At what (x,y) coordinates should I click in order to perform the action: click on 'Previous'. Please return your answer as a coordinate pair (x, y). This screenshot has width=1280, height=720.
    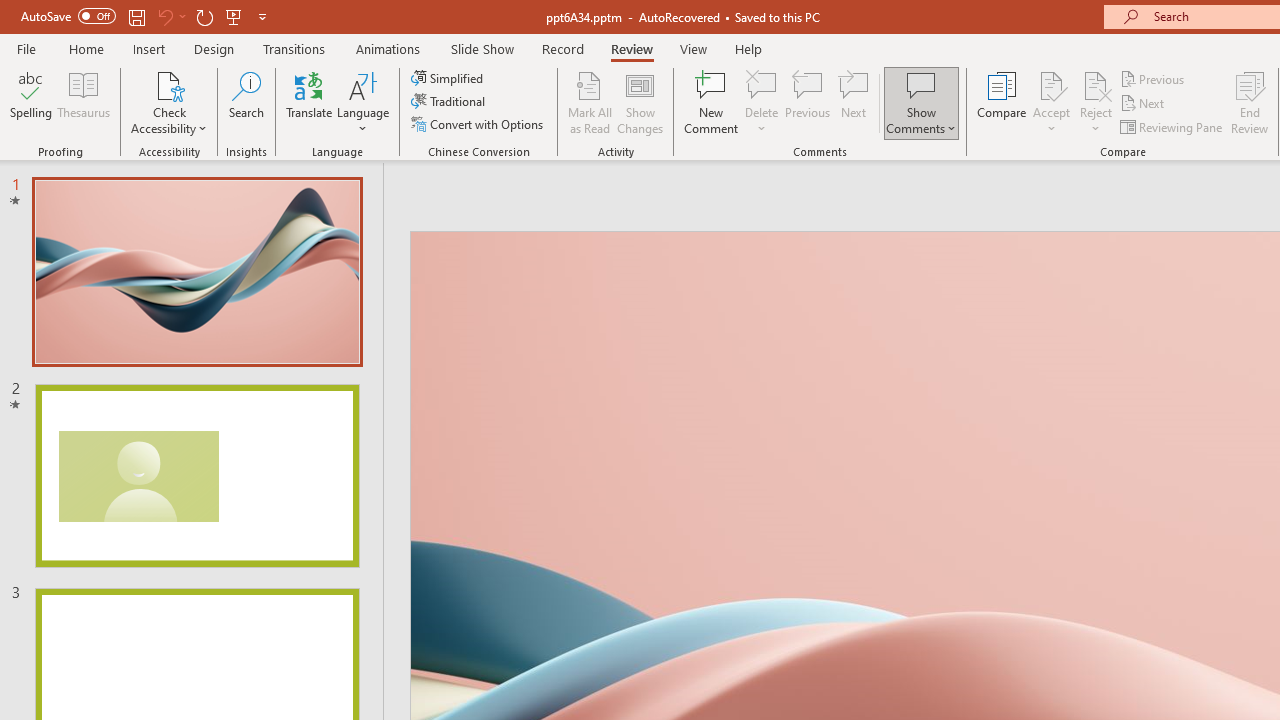
    Looking at the image, I should click on (1153, 78).